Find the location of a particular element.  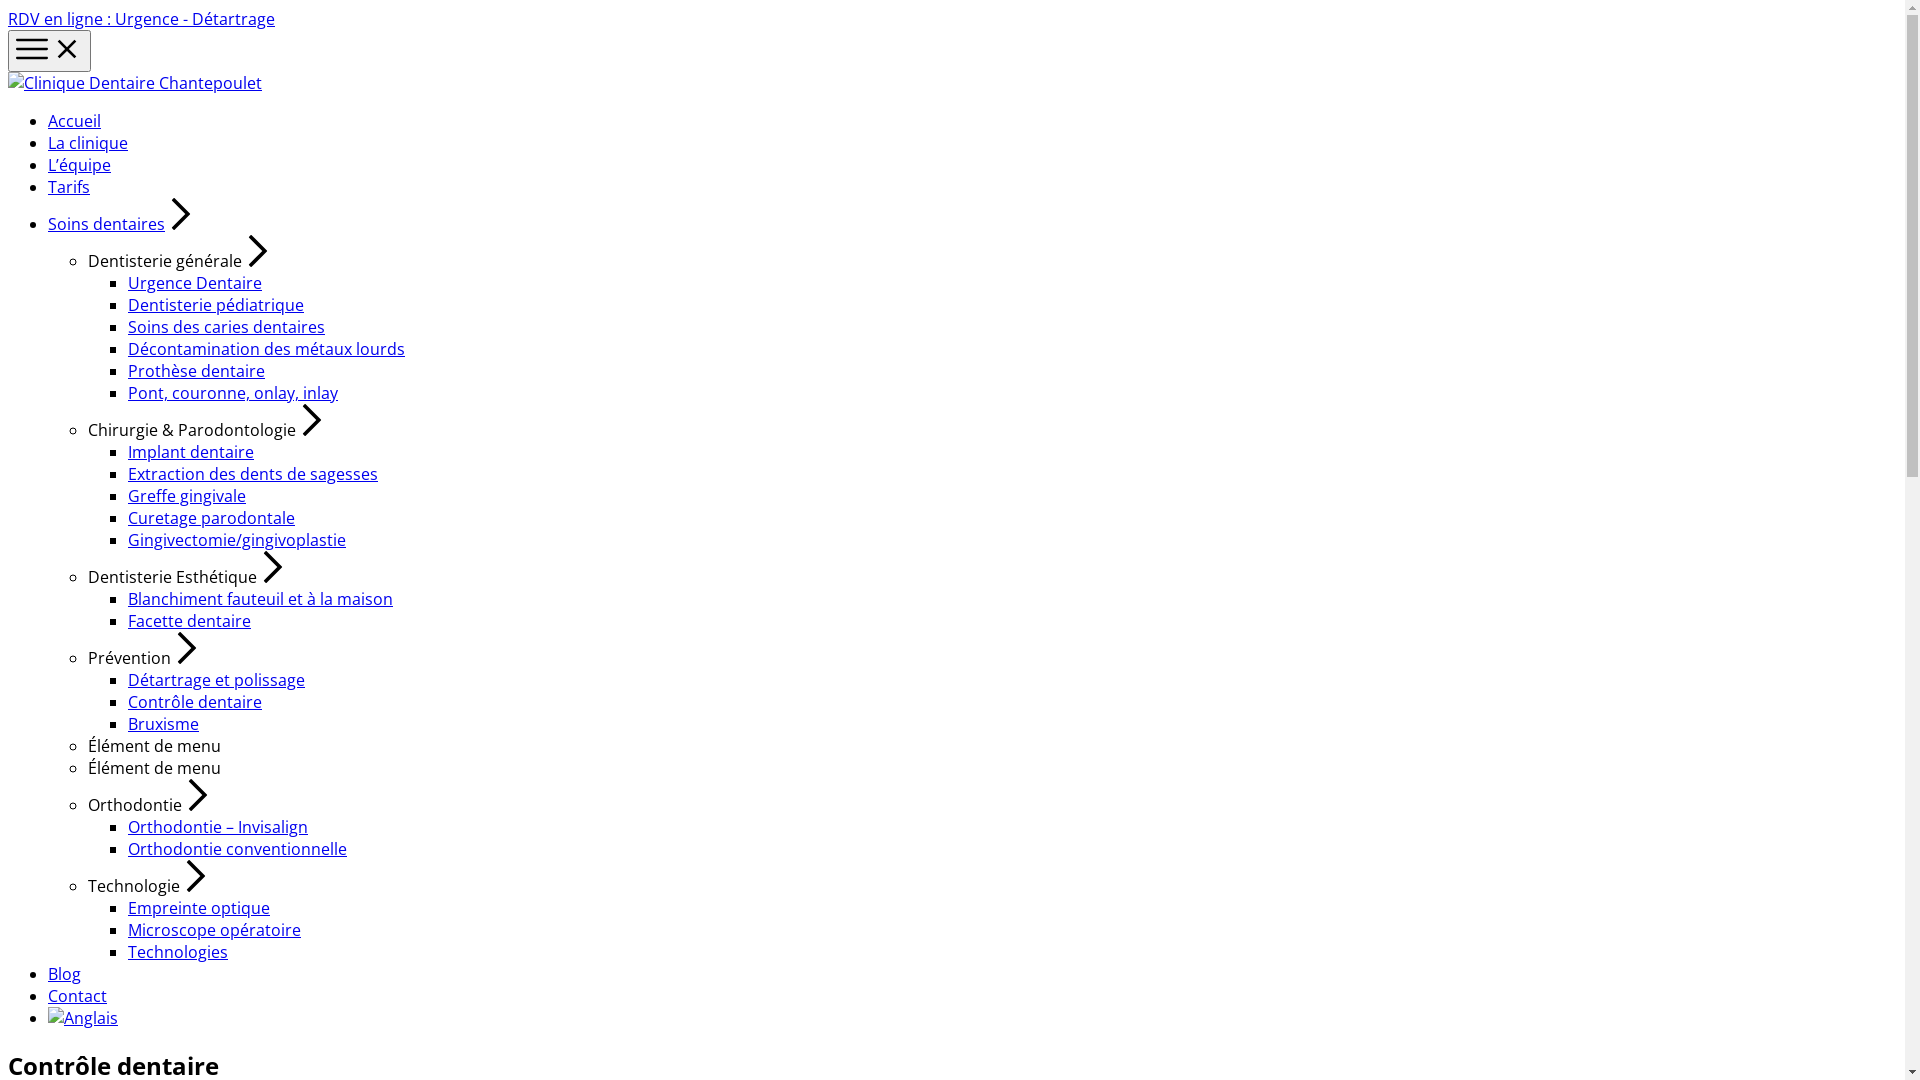

'Chirurgie & Parodontologie' is located at coordinates (207, 428).